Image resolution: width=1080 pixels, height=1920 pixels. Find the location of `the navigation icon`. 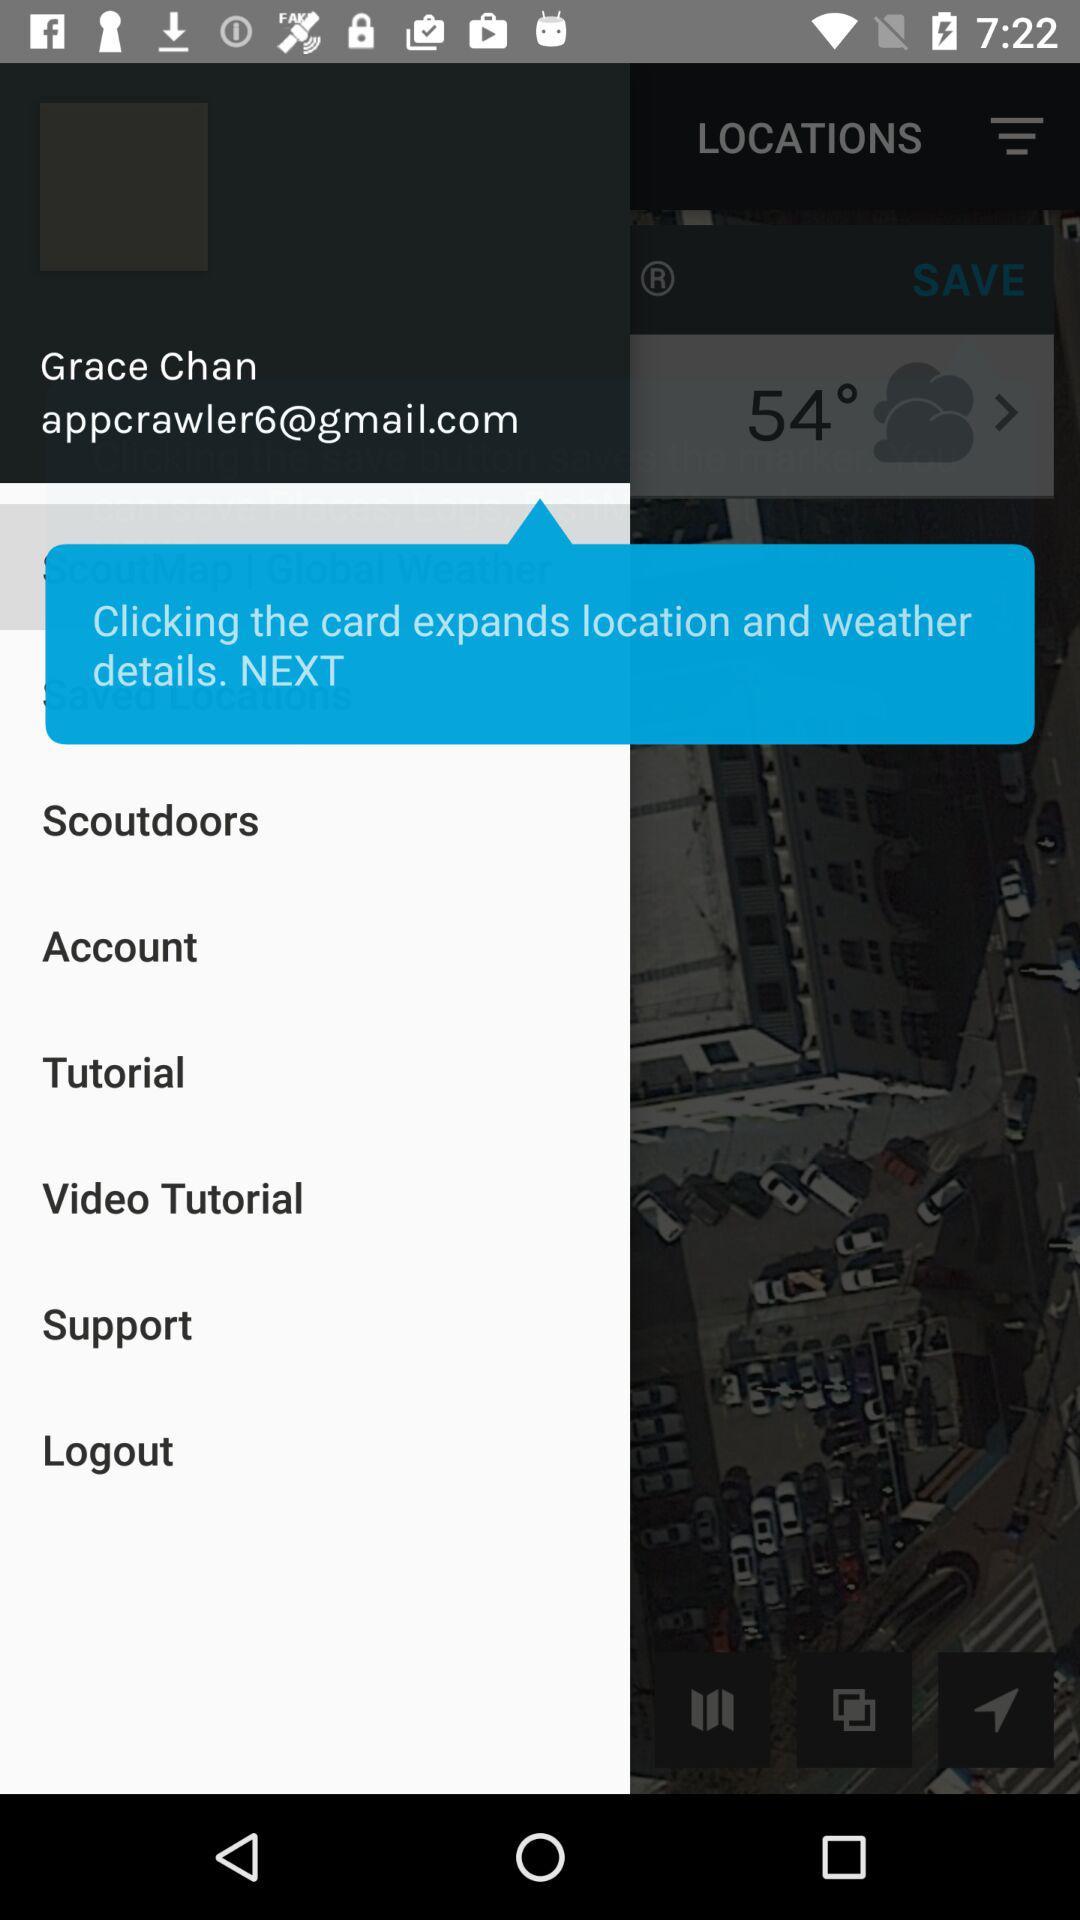

the navigation icon is located at coordinates (995, 1708).